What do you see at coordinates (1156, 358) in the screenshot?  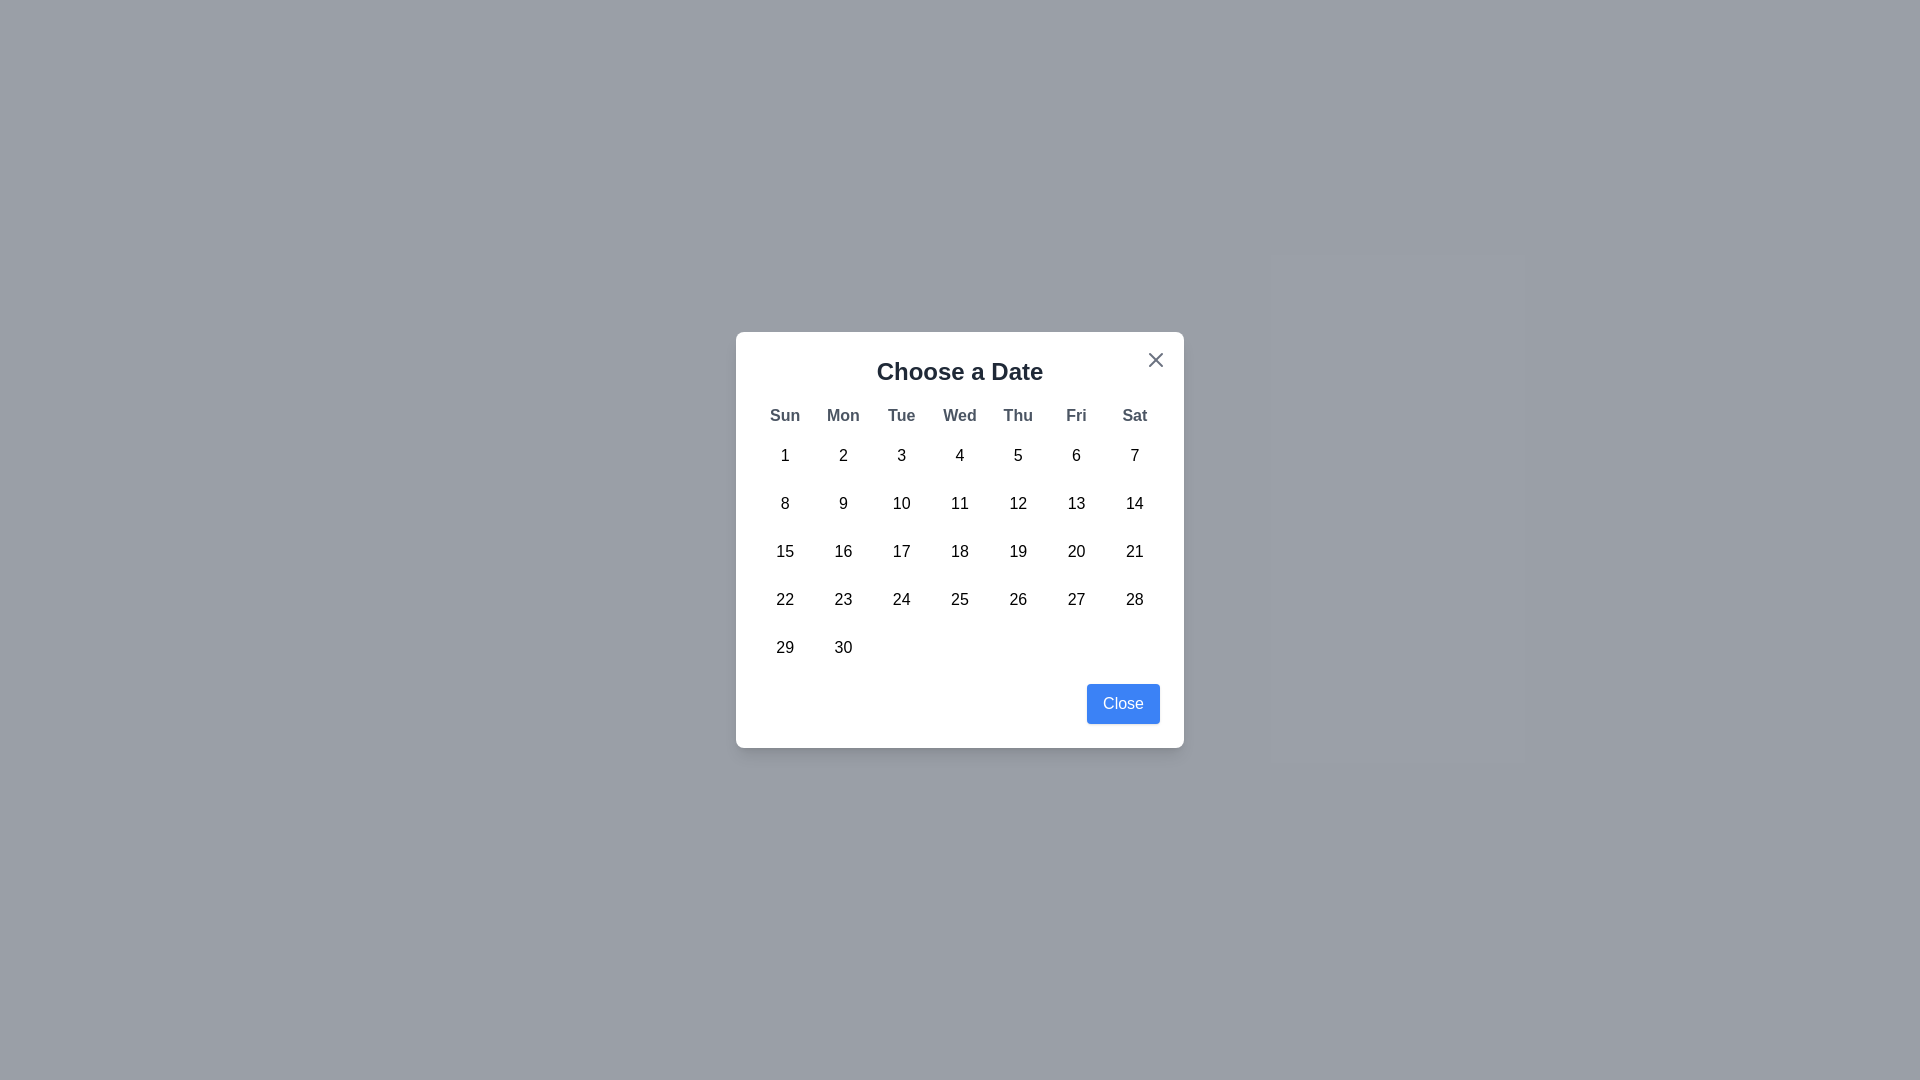 I see `'X' button in the top right corner of the dialog to close it` at bounding box center [1156, 358].